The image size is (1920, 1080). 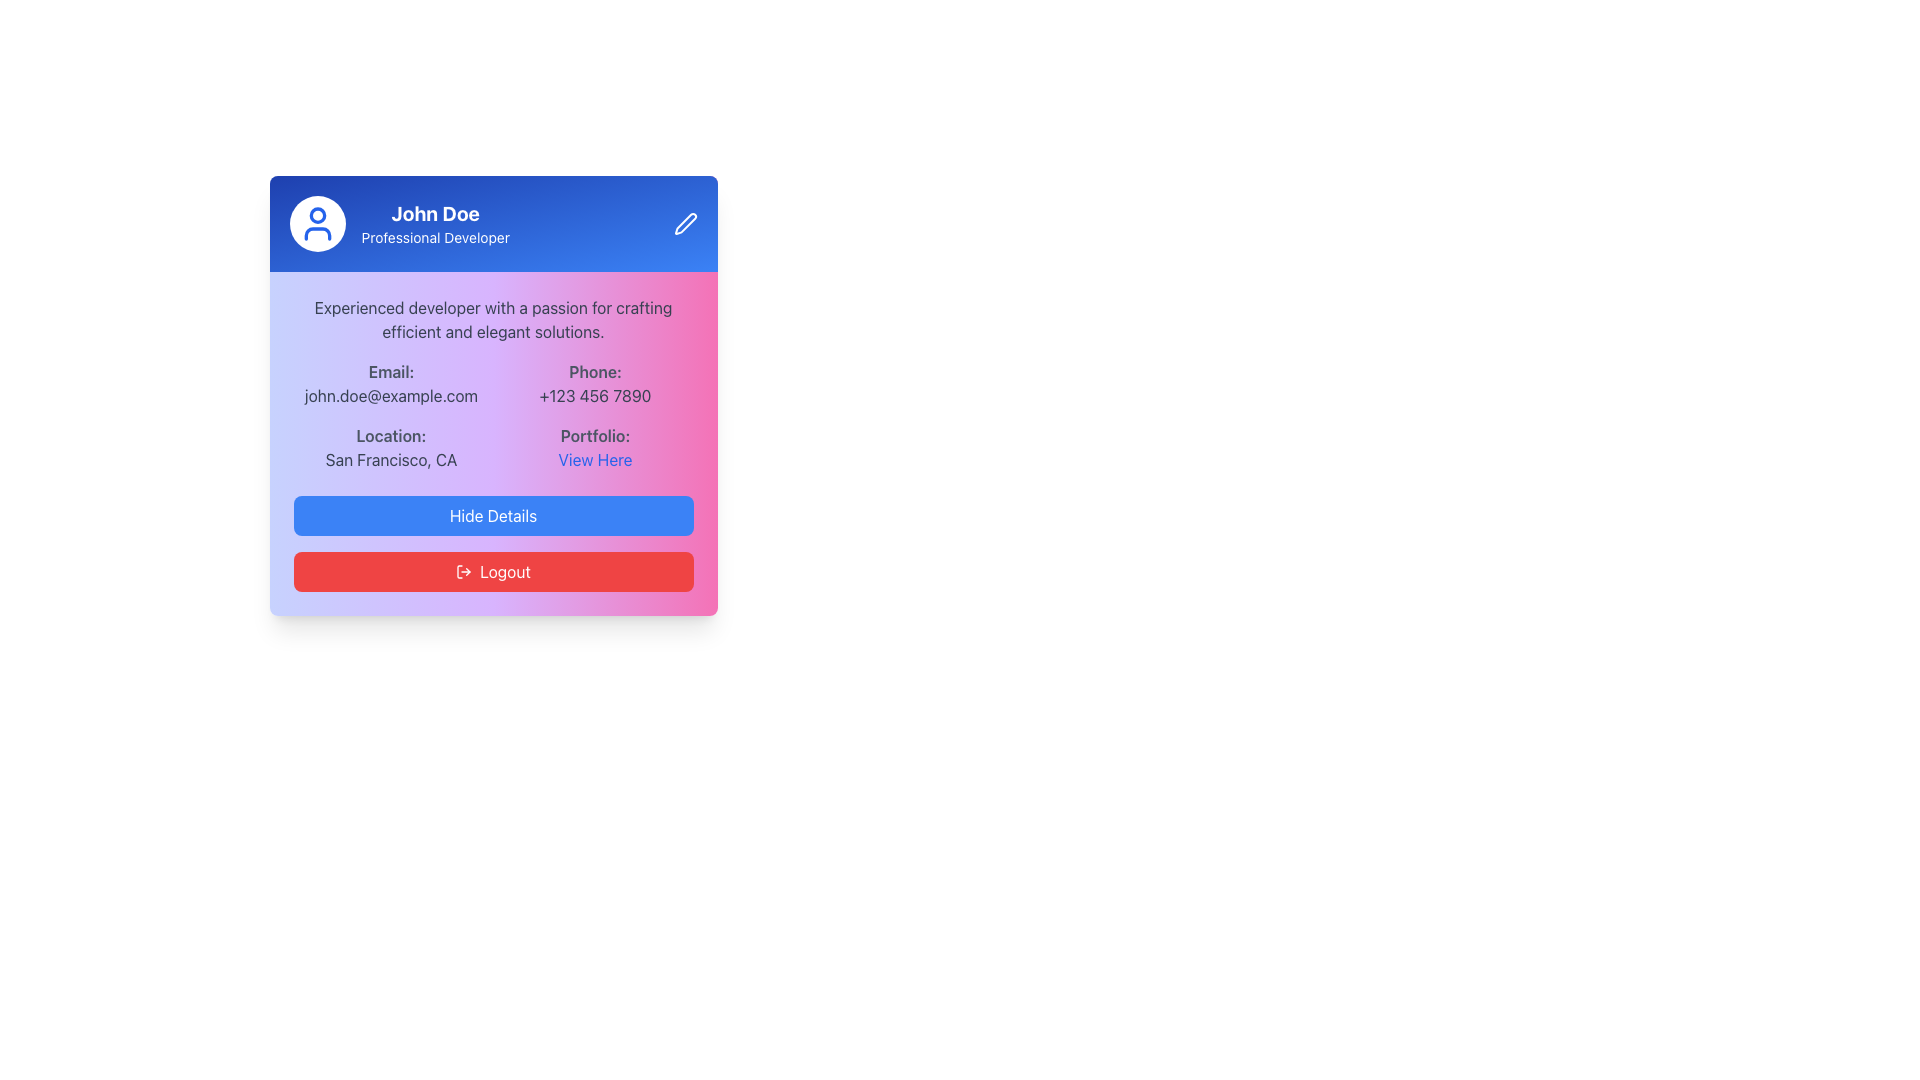 What do you see at coordinates (685, 223) in the screenshot?
I see `the edit icon located in the top-right corner of the card interface to initiate editing` at bounding box center [685, 223].